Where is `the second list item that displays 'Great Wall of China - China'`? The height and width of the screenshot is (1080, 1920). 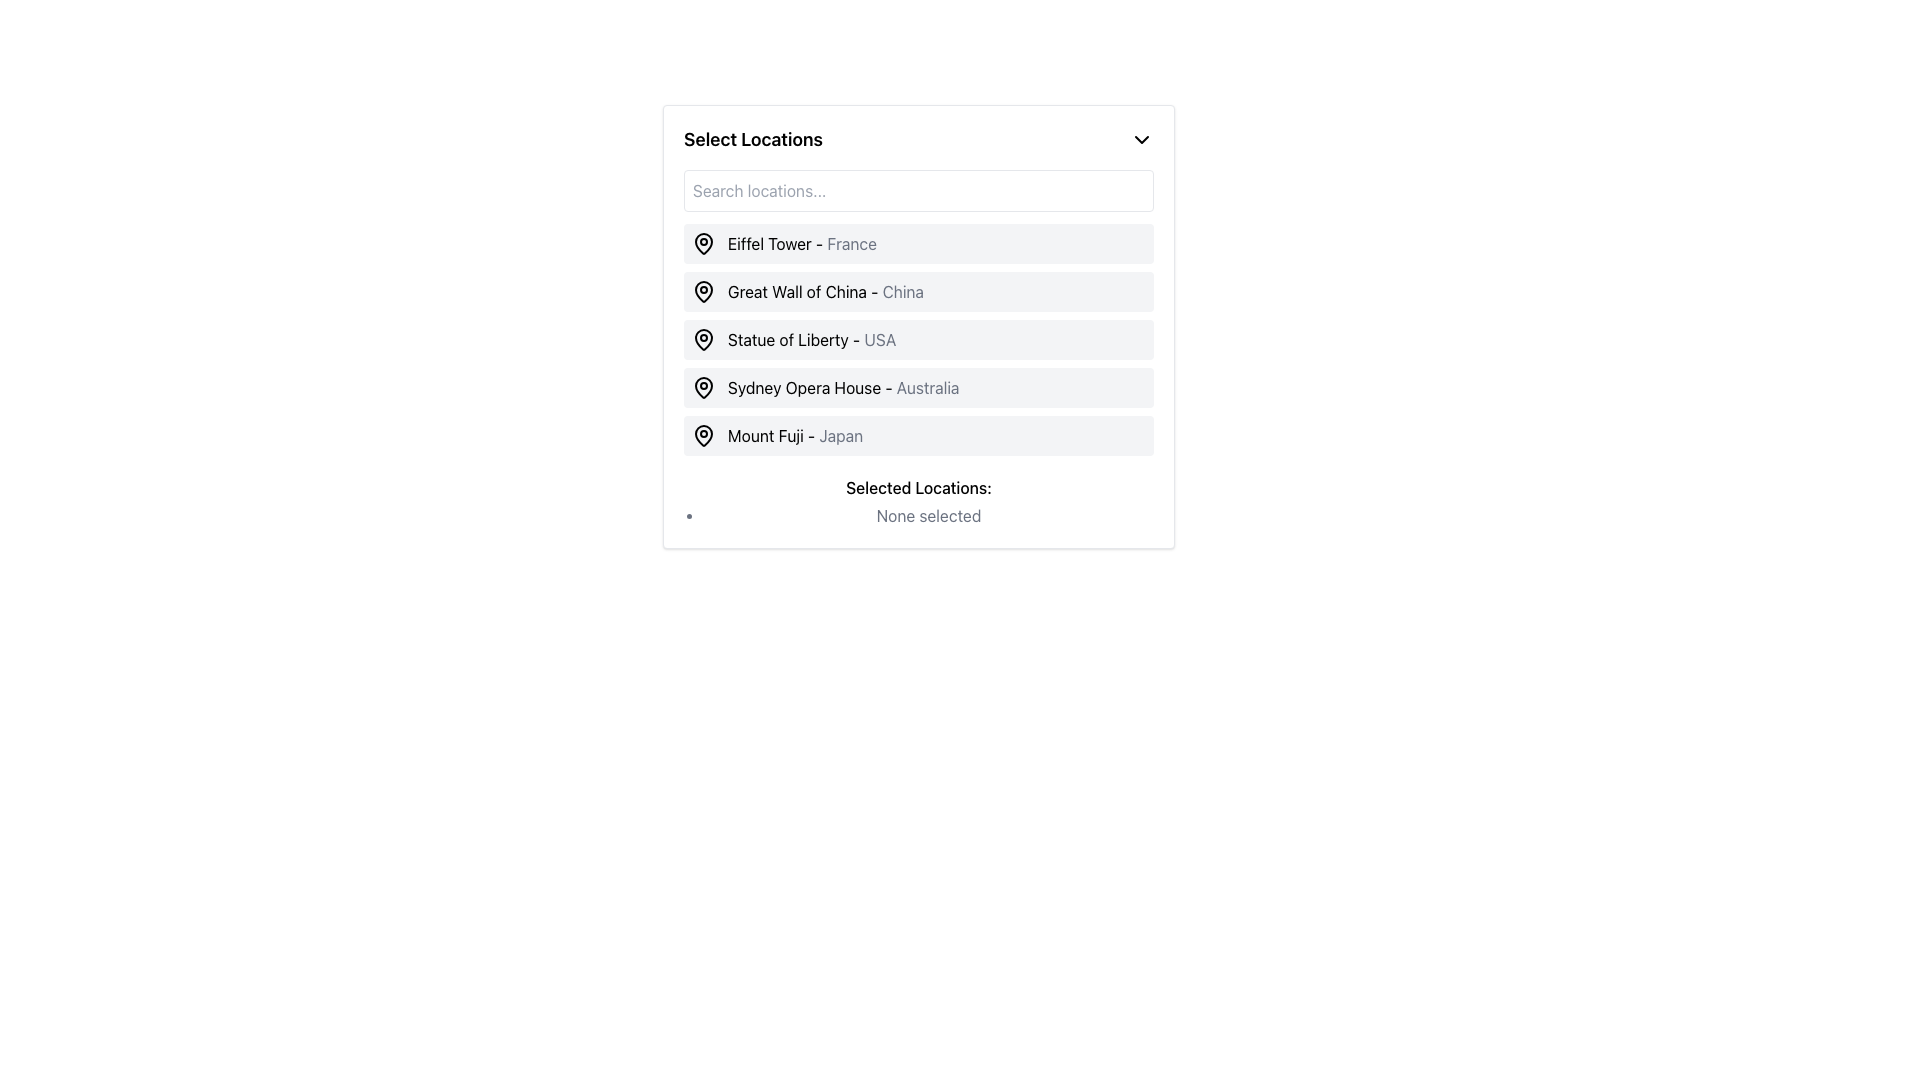 the second list item that displays 'Great Wall of China - China' is located at coordinates (917, 292).